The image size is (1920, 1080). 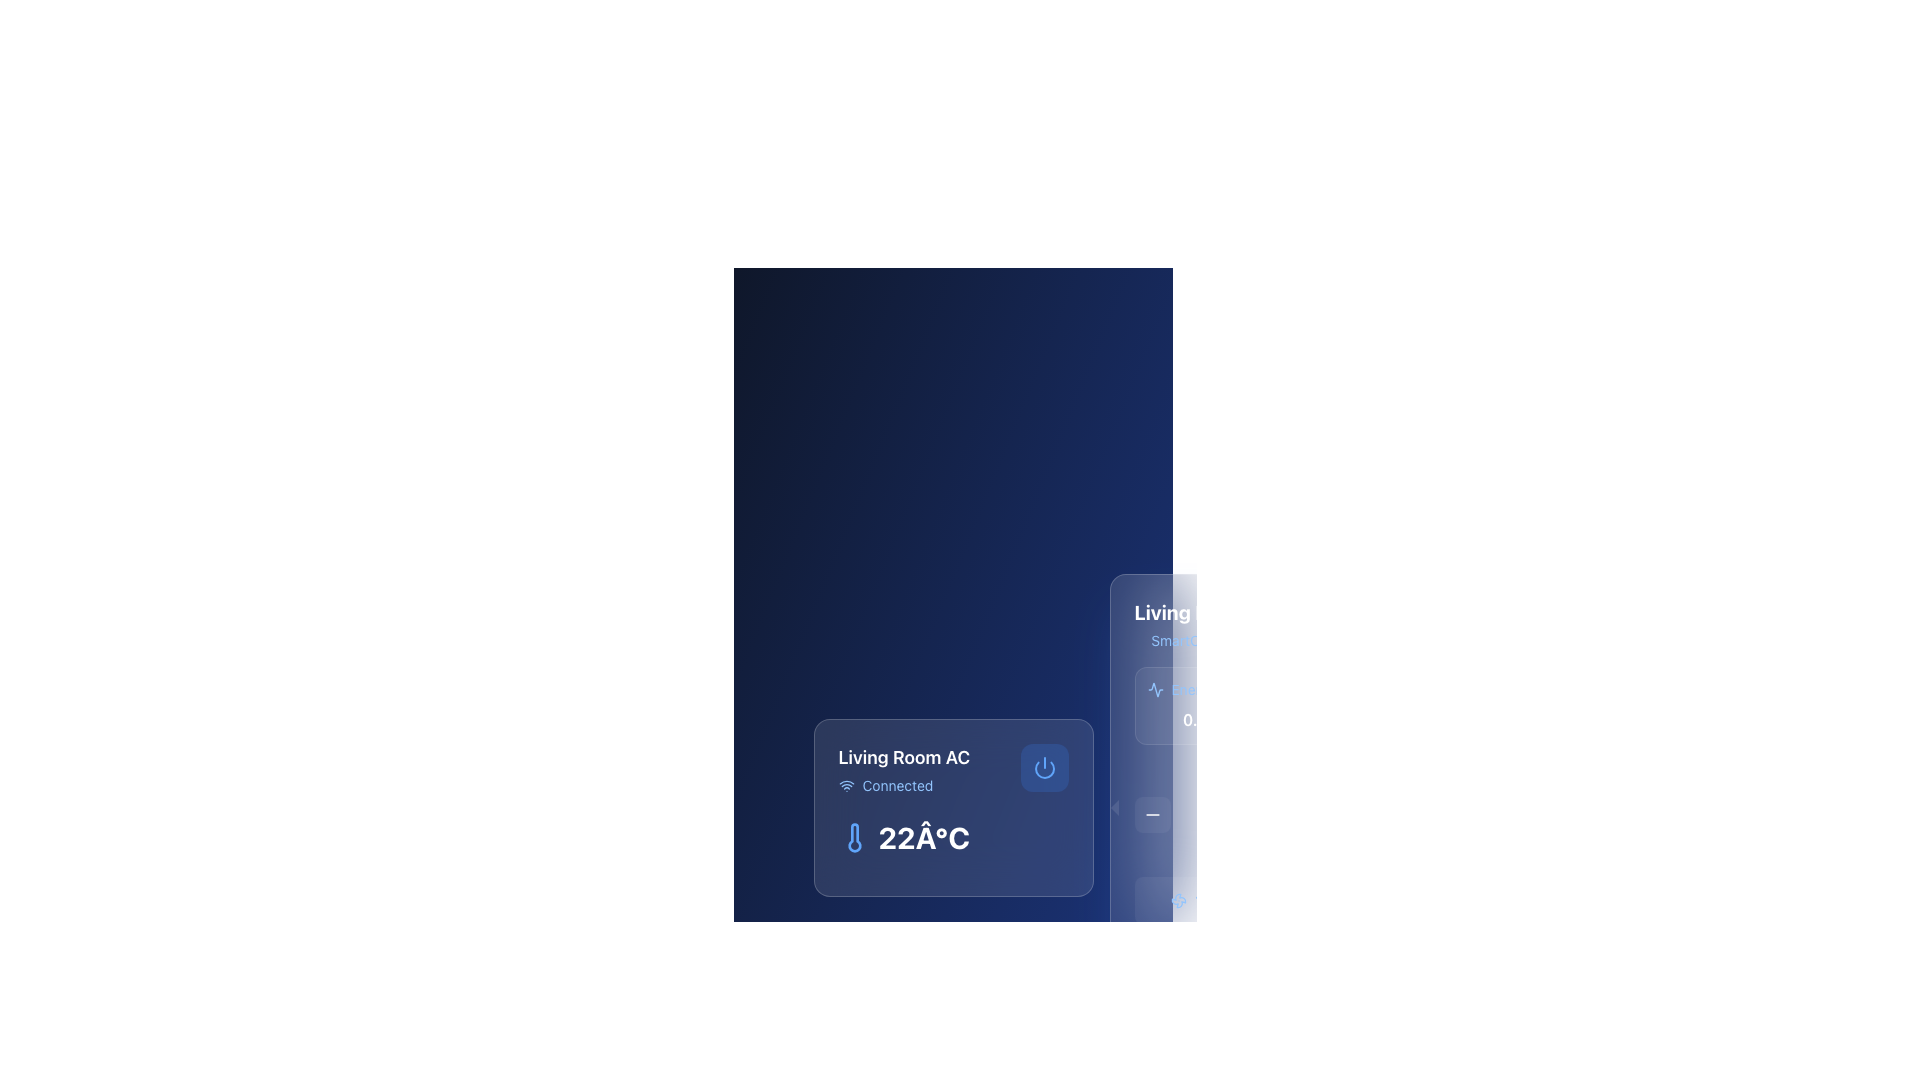 What do you see at coordinates (952, 837) in the screenshot?
I see `temperature value displayed as '22Â°C' next to the thermometer icon in the card component` at bounding box center [952, 837].